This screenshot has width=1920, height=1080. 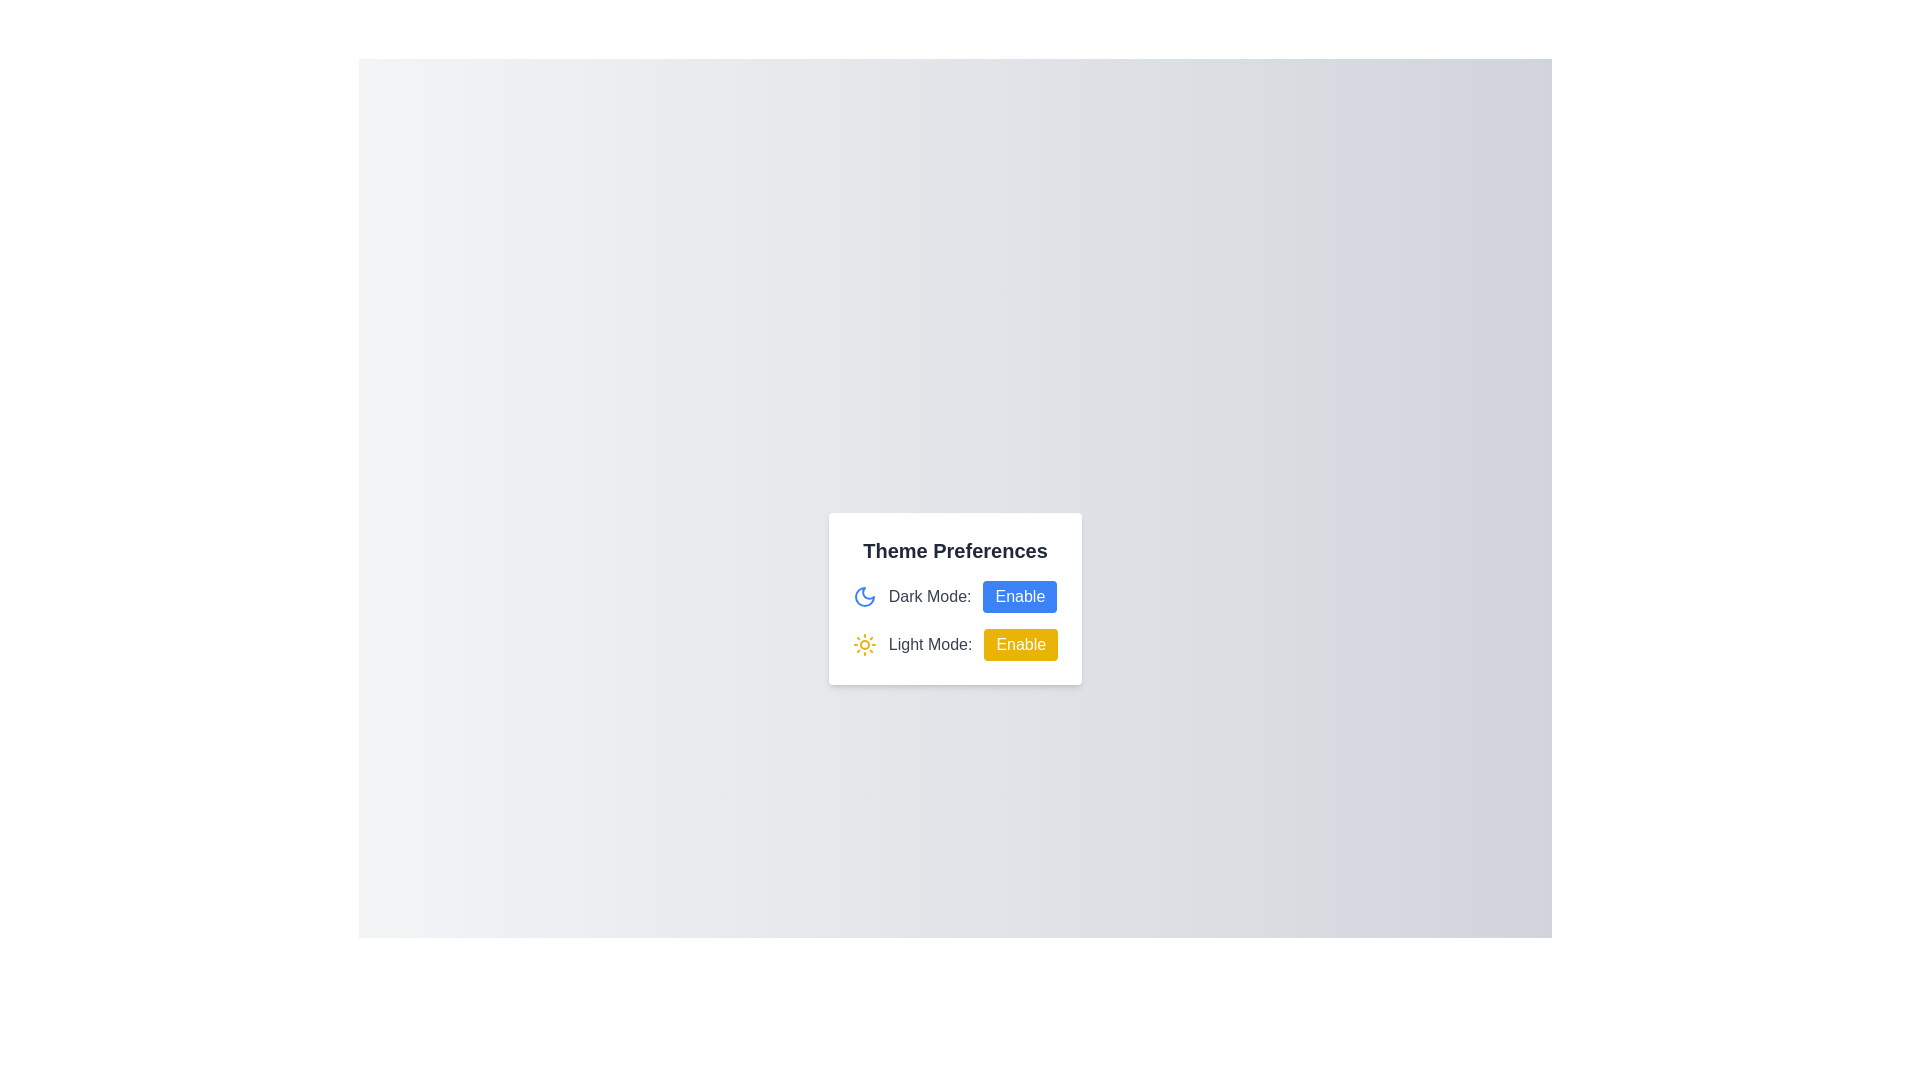 What do you see at coordinates (864, 596) in the screenshot?
I see `the blue crescent moon icon representing the 'Dark Mode' option in the 'Theme Preferences' section, located to the left of the 'Dark Mode:' text and above the 'Enable' button` at bounding box center [864, 596].